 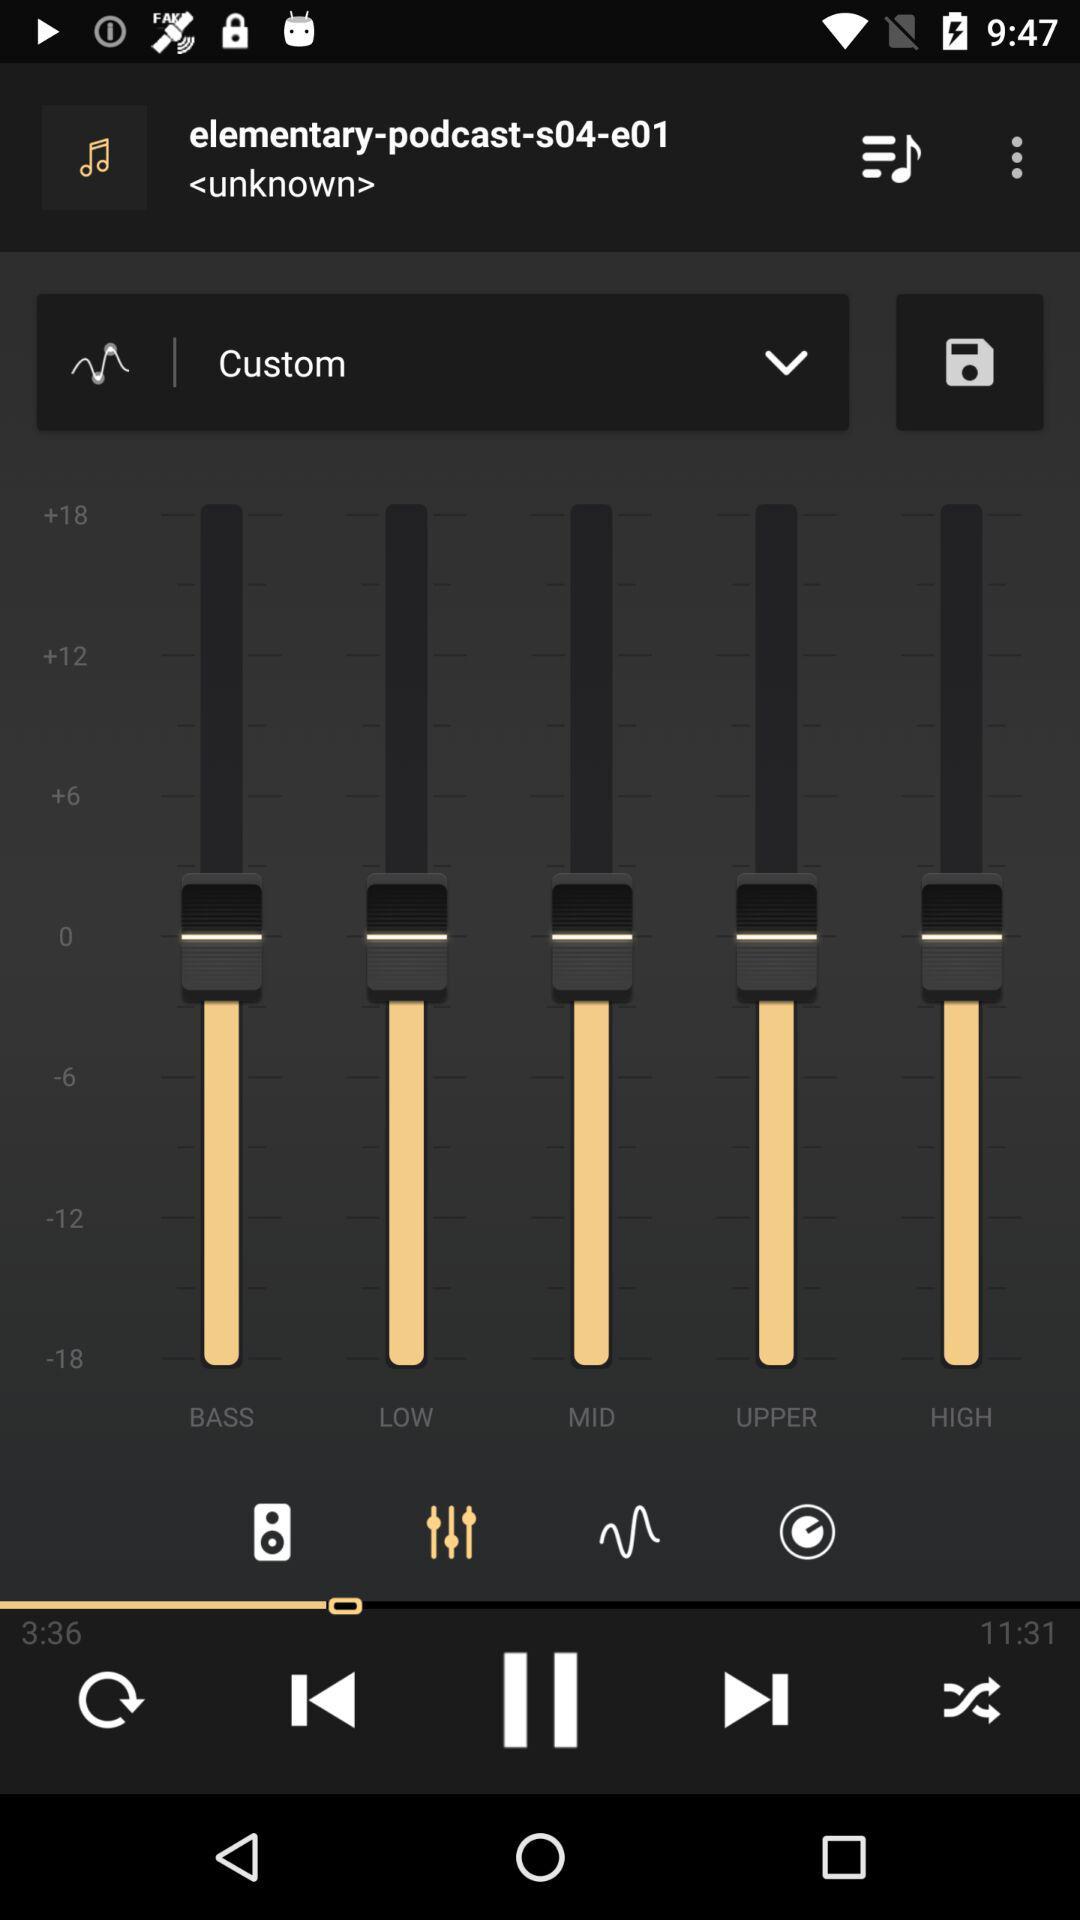 I want to click on the more icon, so click(x=1017, y=156).